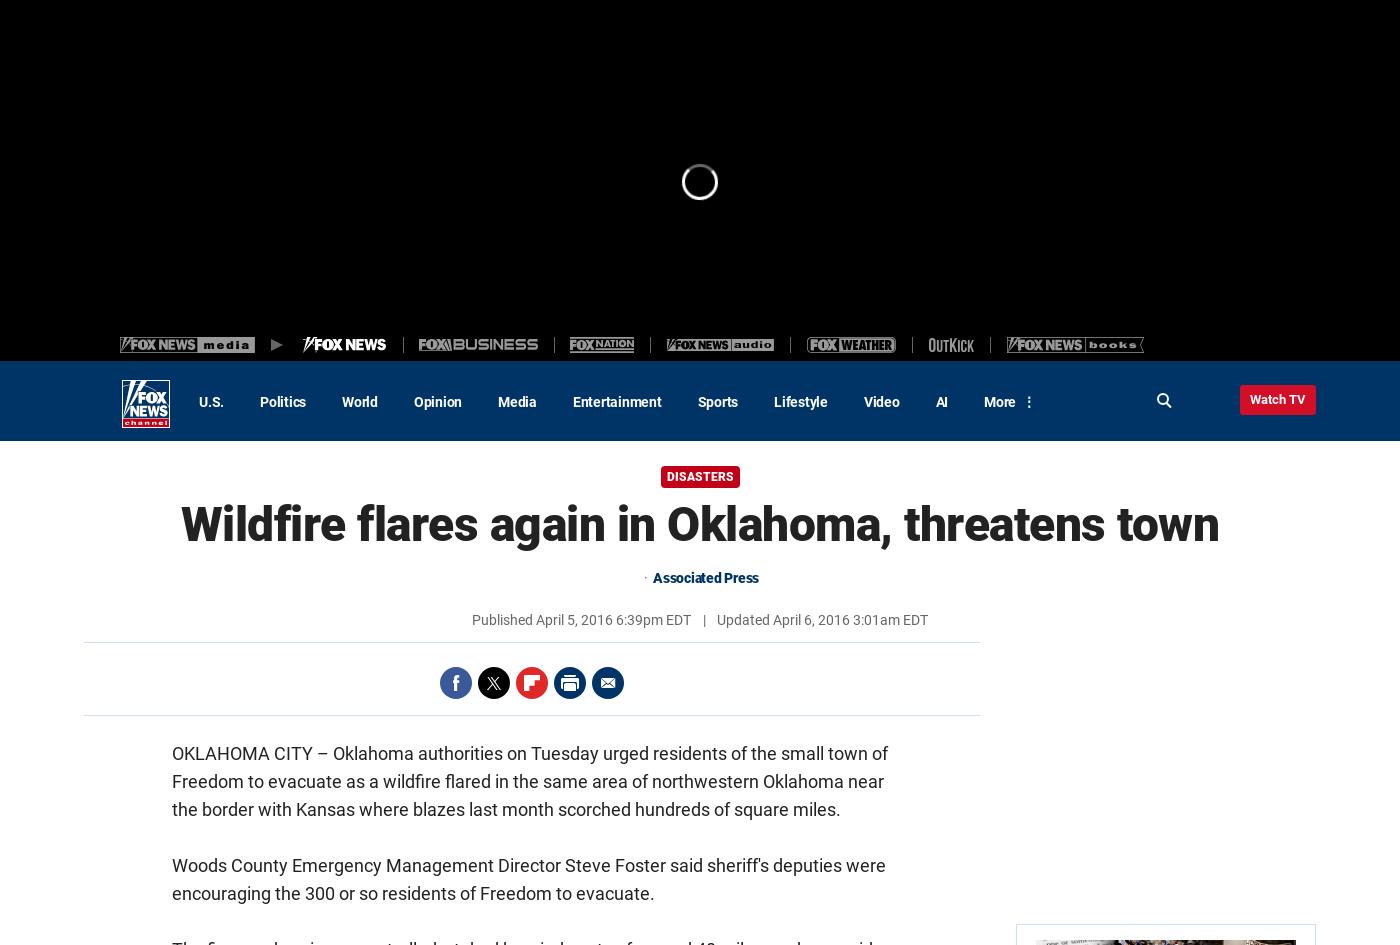  I want to click on 'April 6, 2016 3:01am EDT', so click(771, 619).